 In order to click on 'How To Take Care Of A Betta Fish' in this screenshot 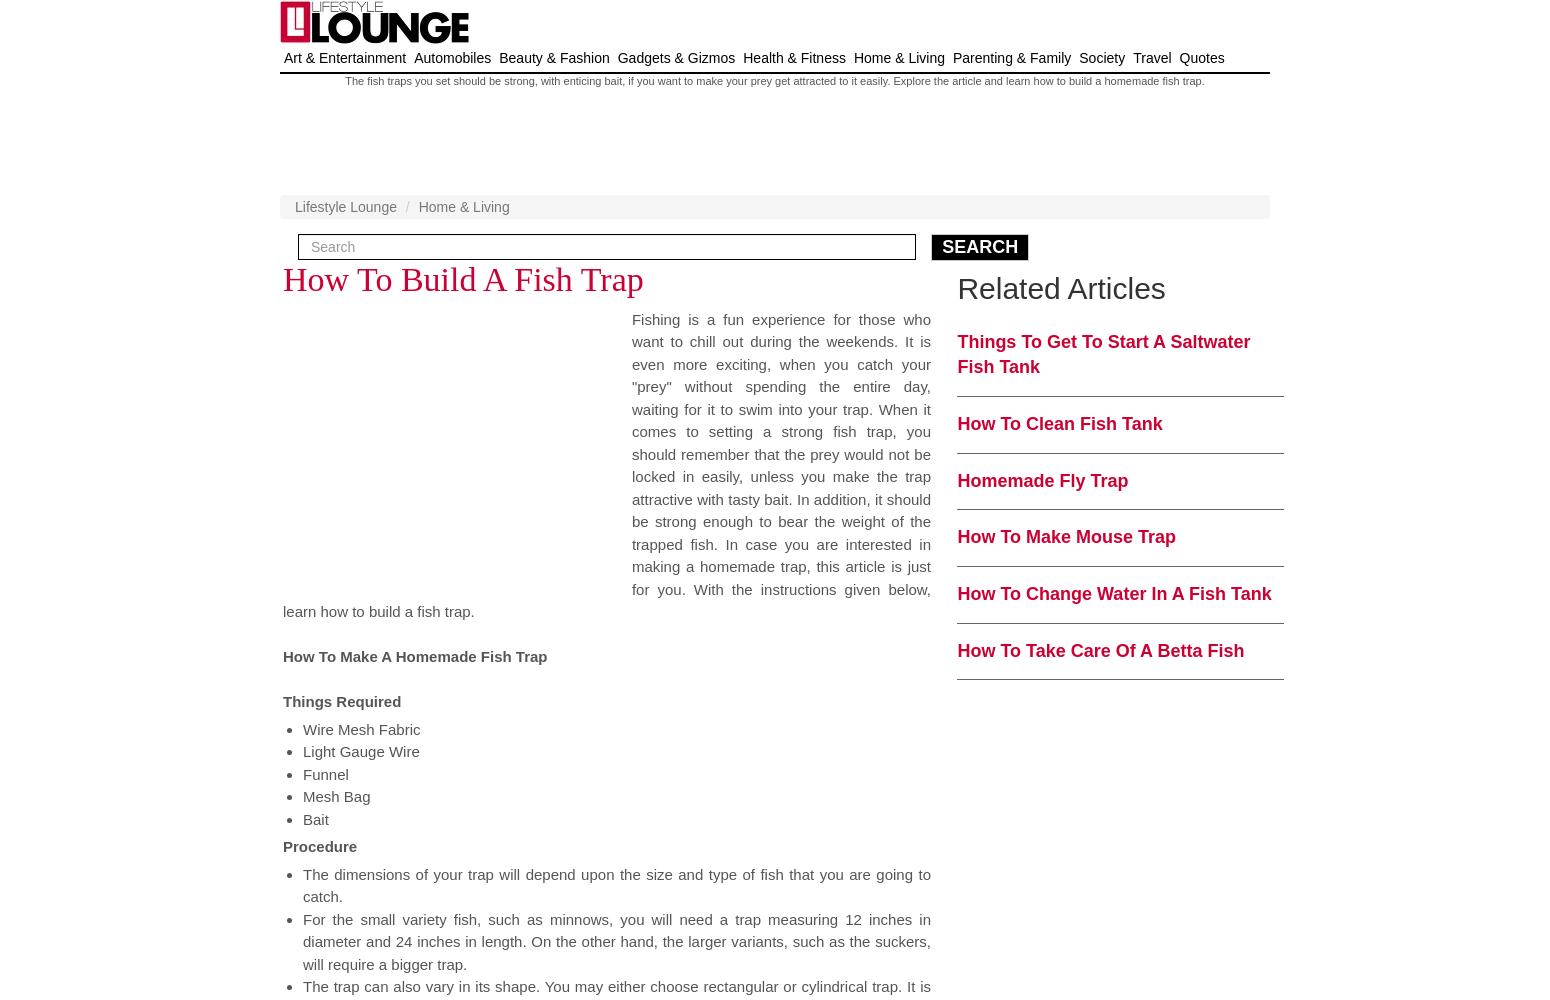, I will do `click(1099, 650)`.